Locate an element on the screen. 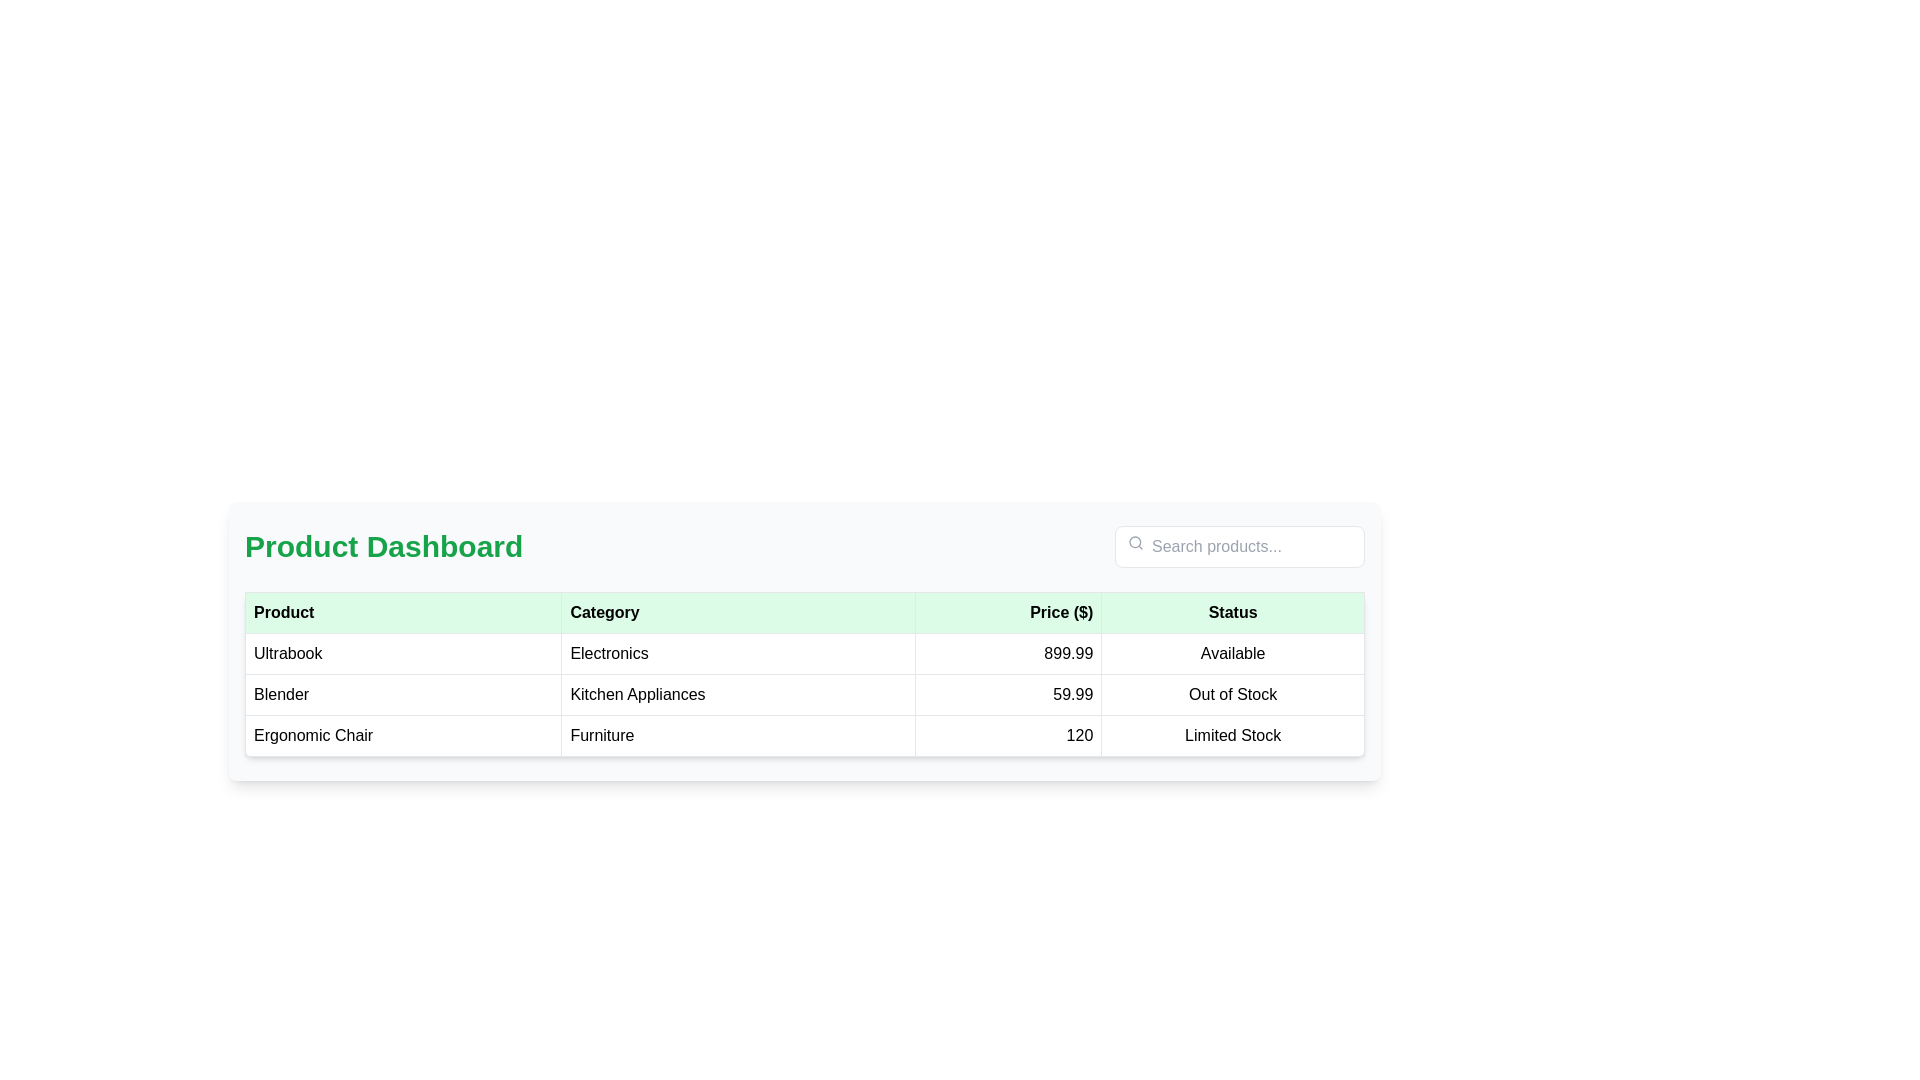 The width and height of the screenshot is (1920, 1080). the 'Status' table header, which is the last header in the row with a light green background and bold text is located at coordinates (1232, 612).